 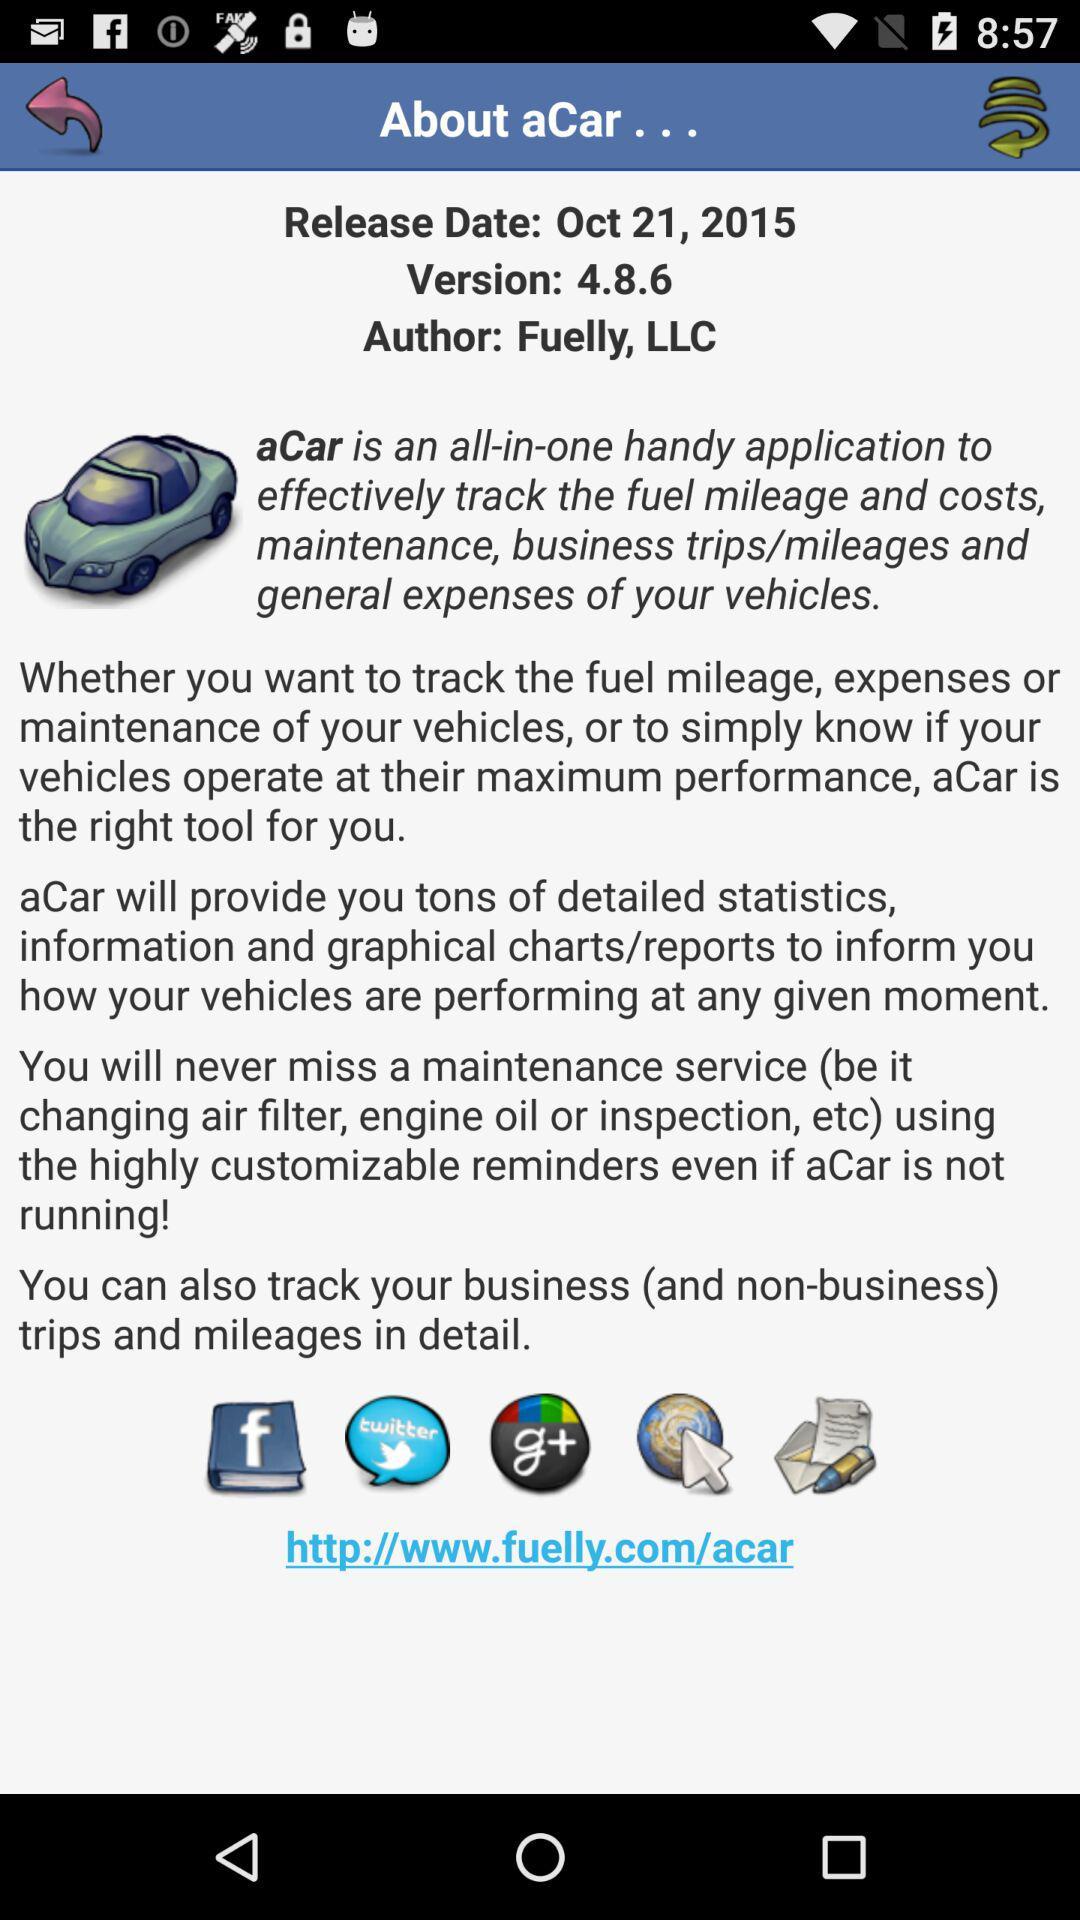 I want to click on the app below the you can also item, so click(x=825, y=1445).